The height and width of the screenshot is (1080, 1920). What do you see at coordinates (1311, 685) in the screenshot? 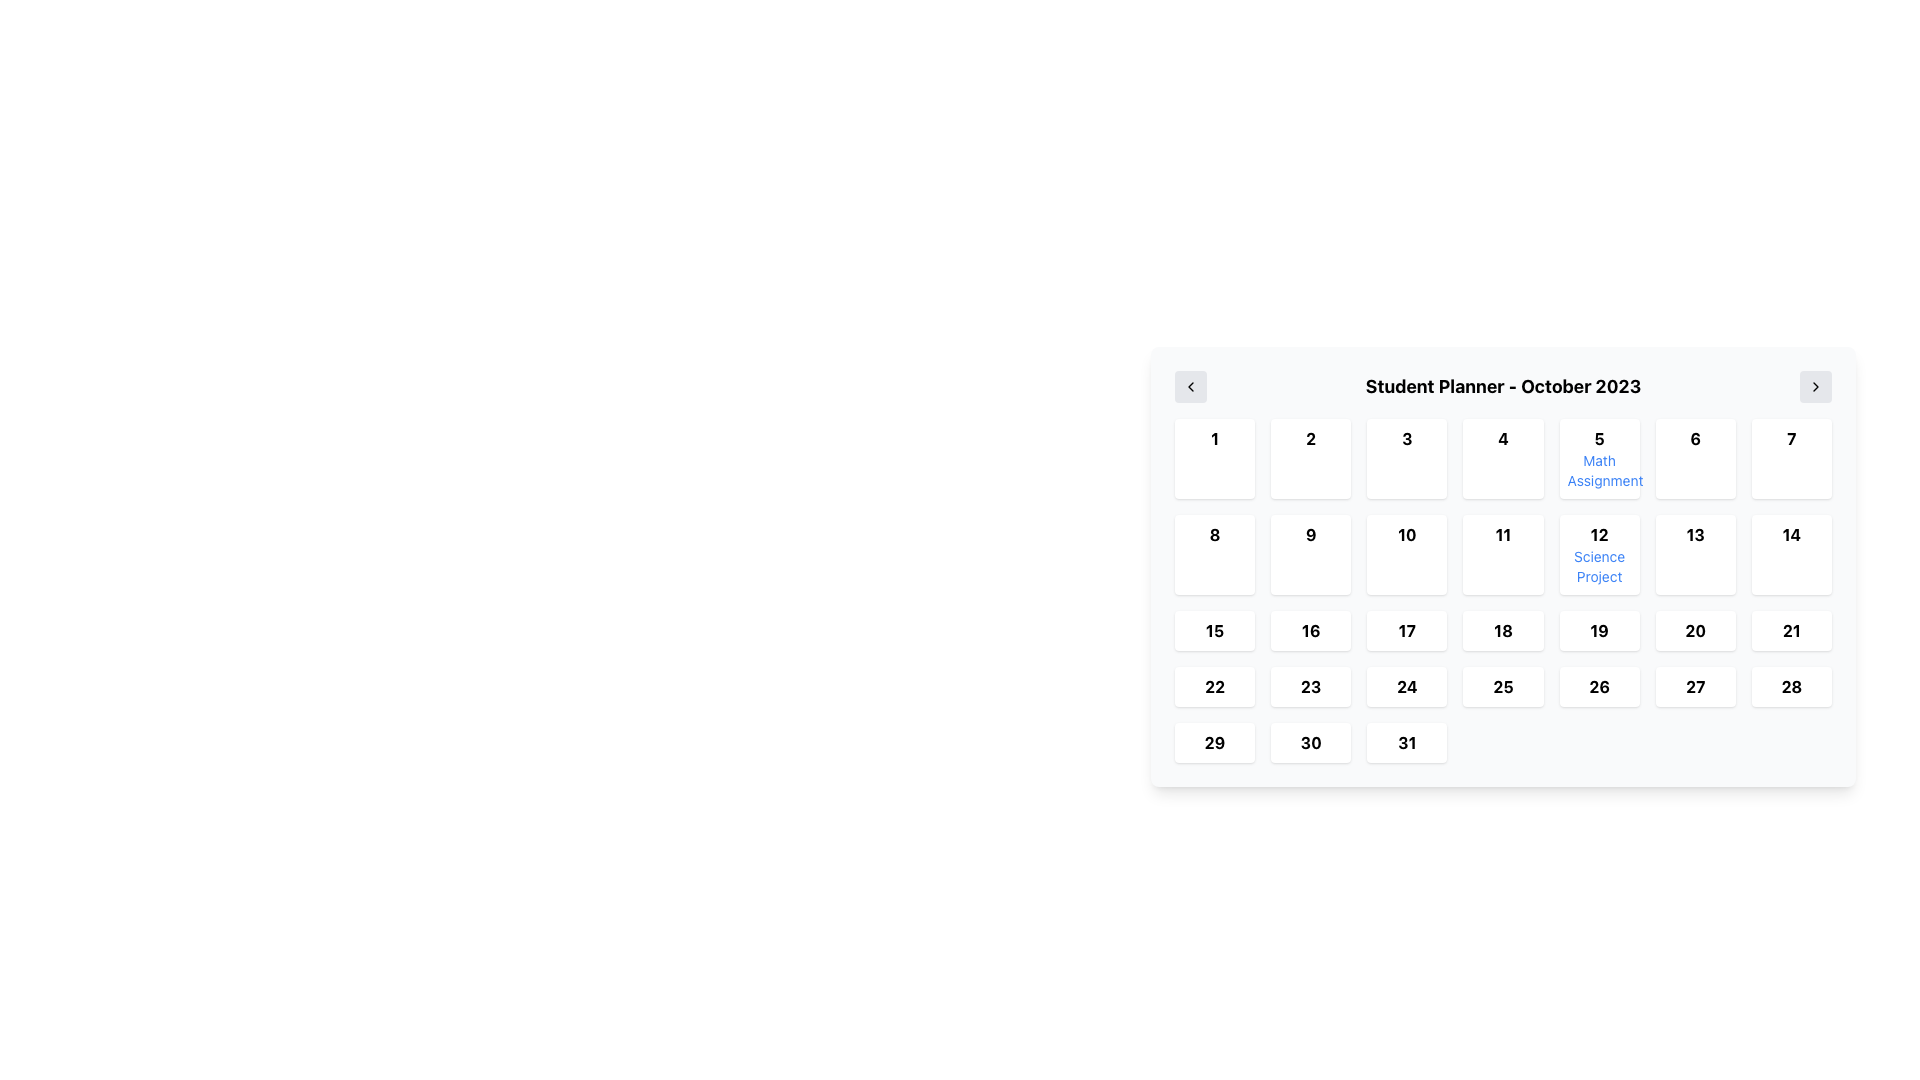
I see `the text label representing the day number '23' in the calendar layout by moving the cursor to its center point` at bounding box center [1311, 685].